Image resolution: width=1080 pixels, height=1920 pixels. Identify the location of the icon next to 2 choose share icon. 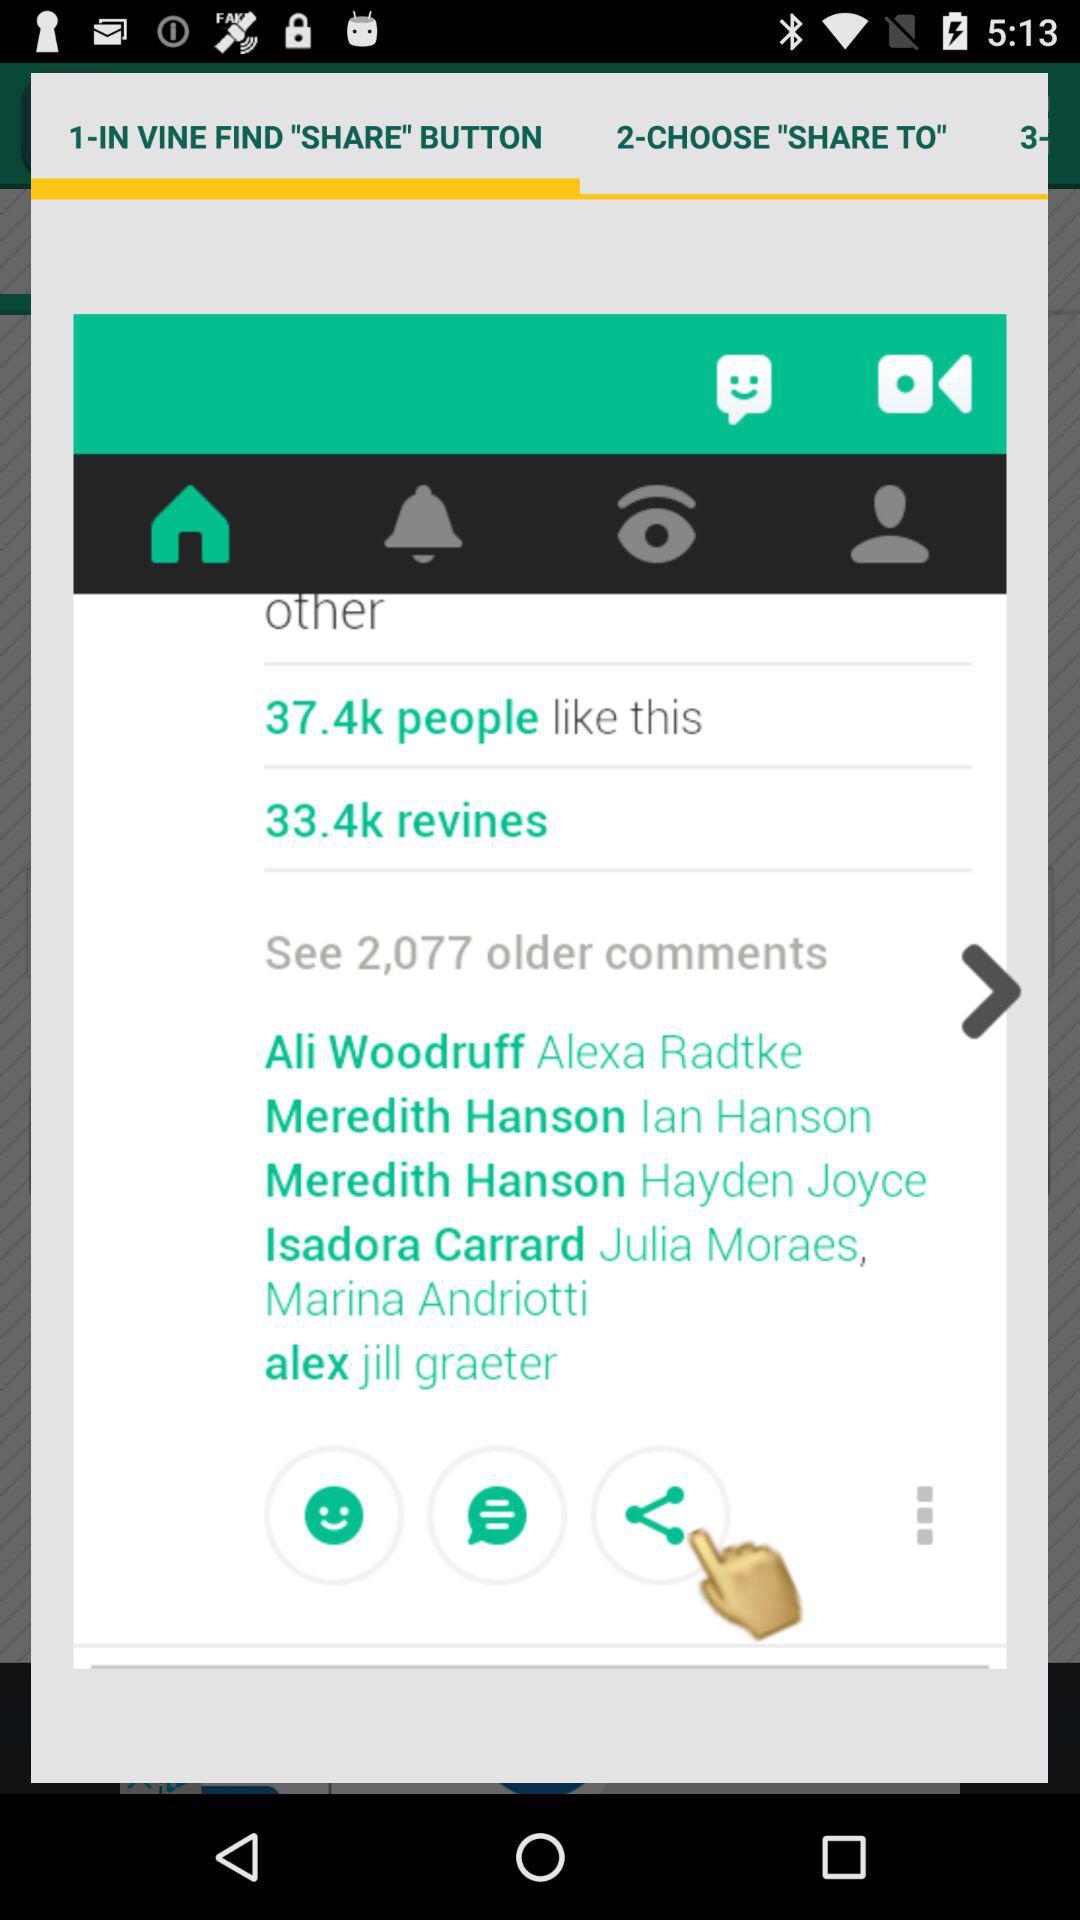
(1015, 135).